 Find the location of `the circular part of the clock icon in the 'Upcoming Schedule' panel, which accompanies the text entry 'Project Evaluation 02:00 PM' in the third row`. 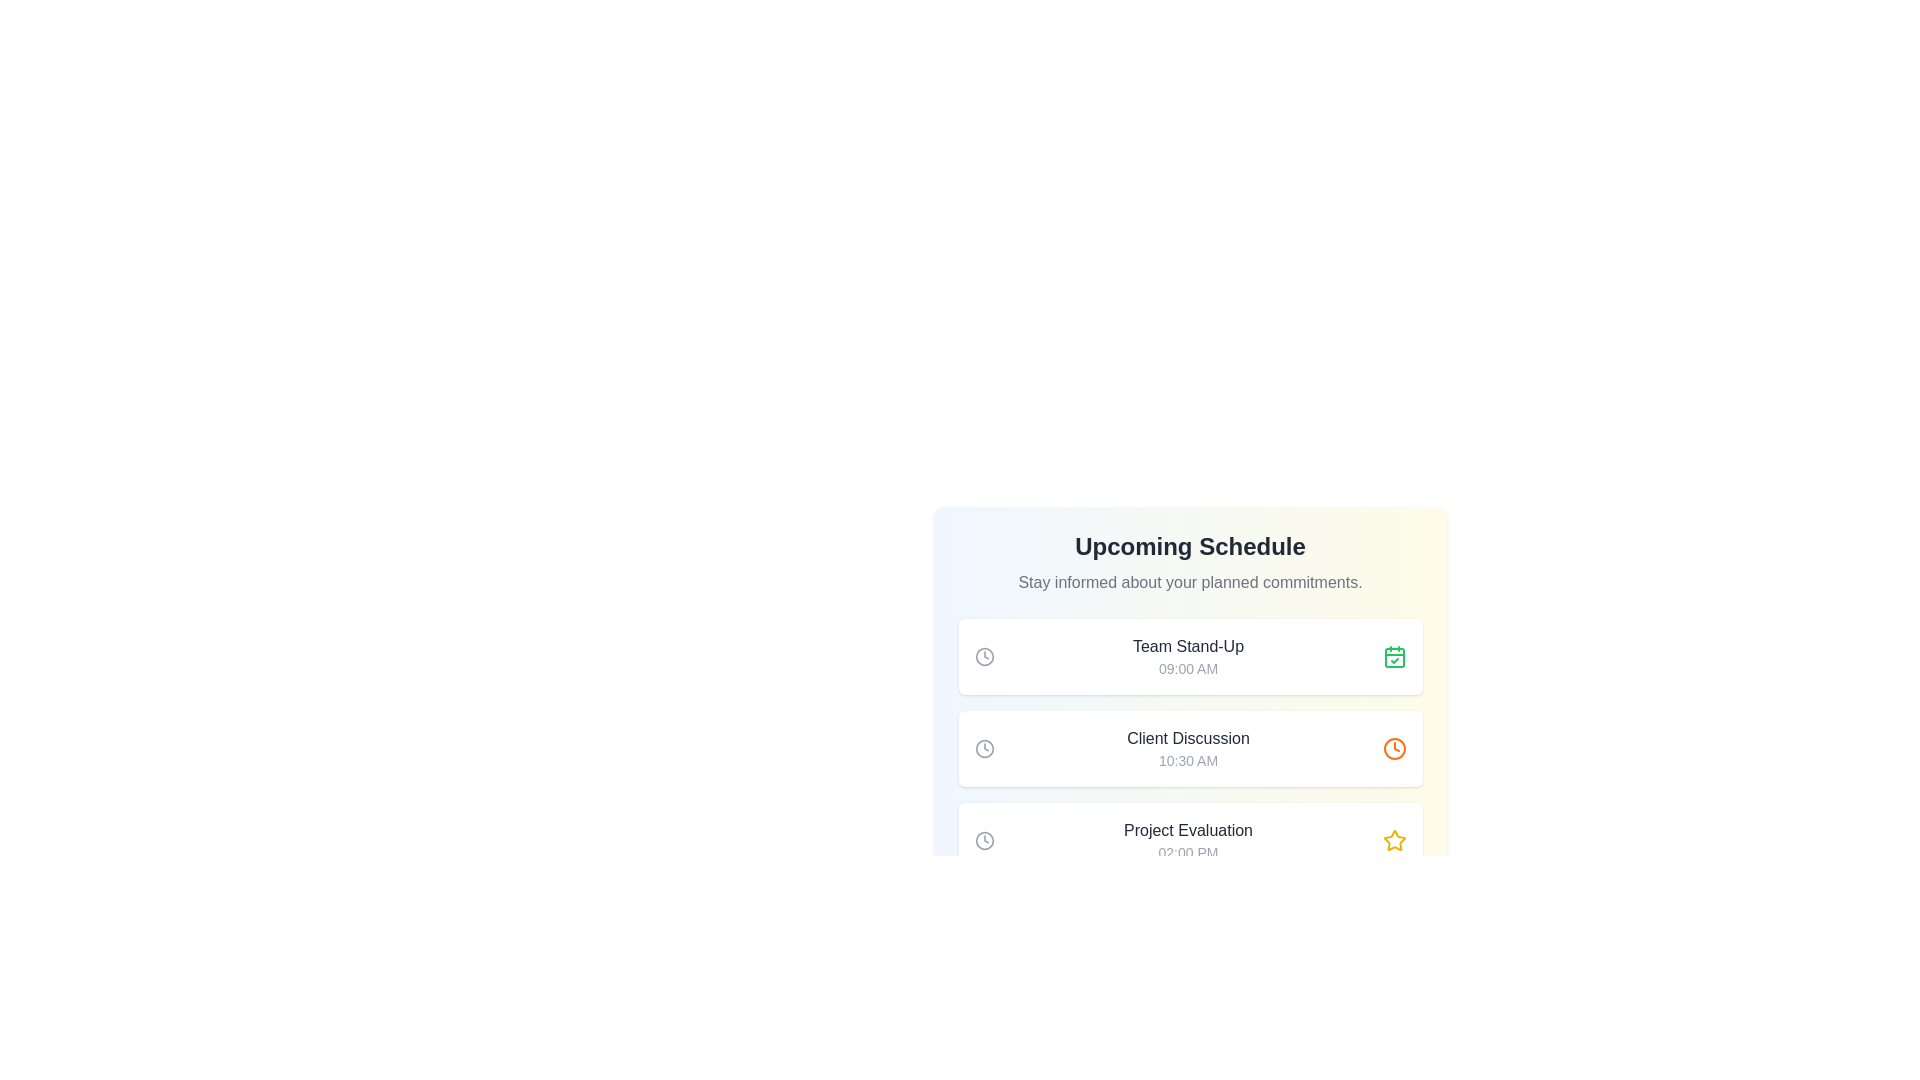

the circular part of the clock icon in the 'Upcoming Schedule' panel, which accompanies the text entry 'Project Evaluation 02:00 PM' in the third row is located at coordinates (984, 840).